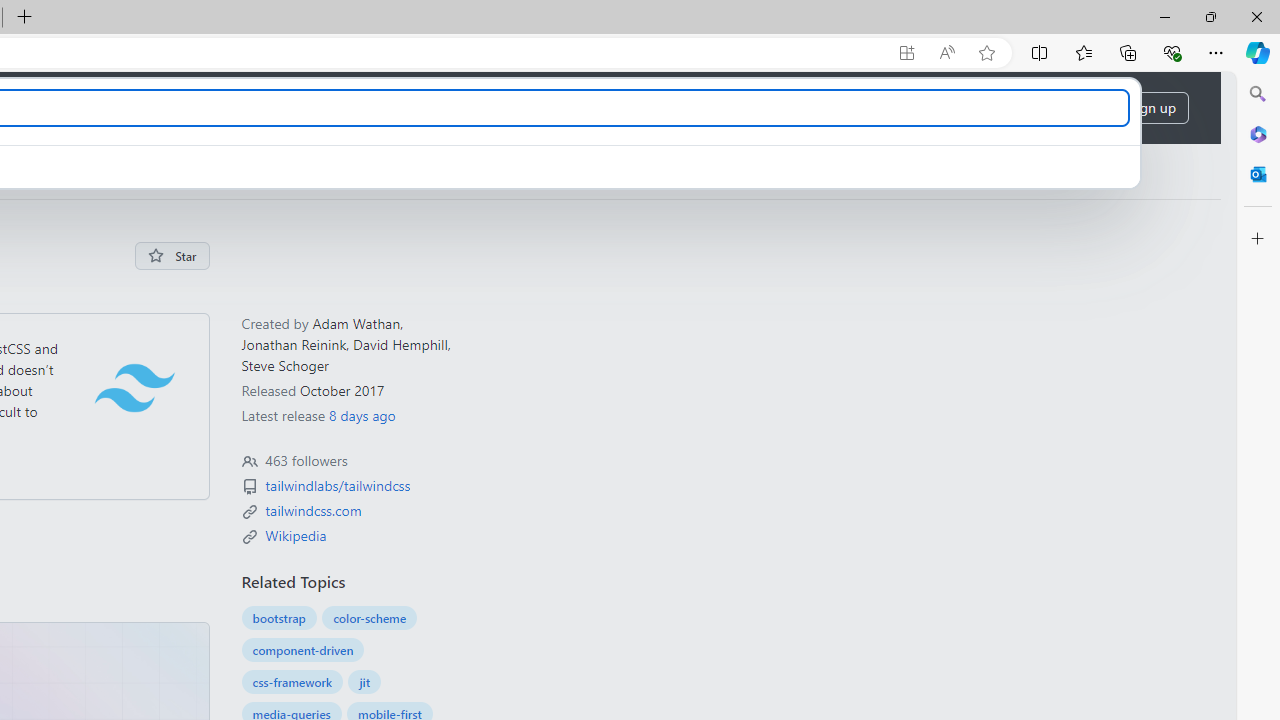 Image resolution: width=1280 pixels, height=720 pixels. I want to click on 'tailwindlabs/tailwindcss', so click(337, 485).